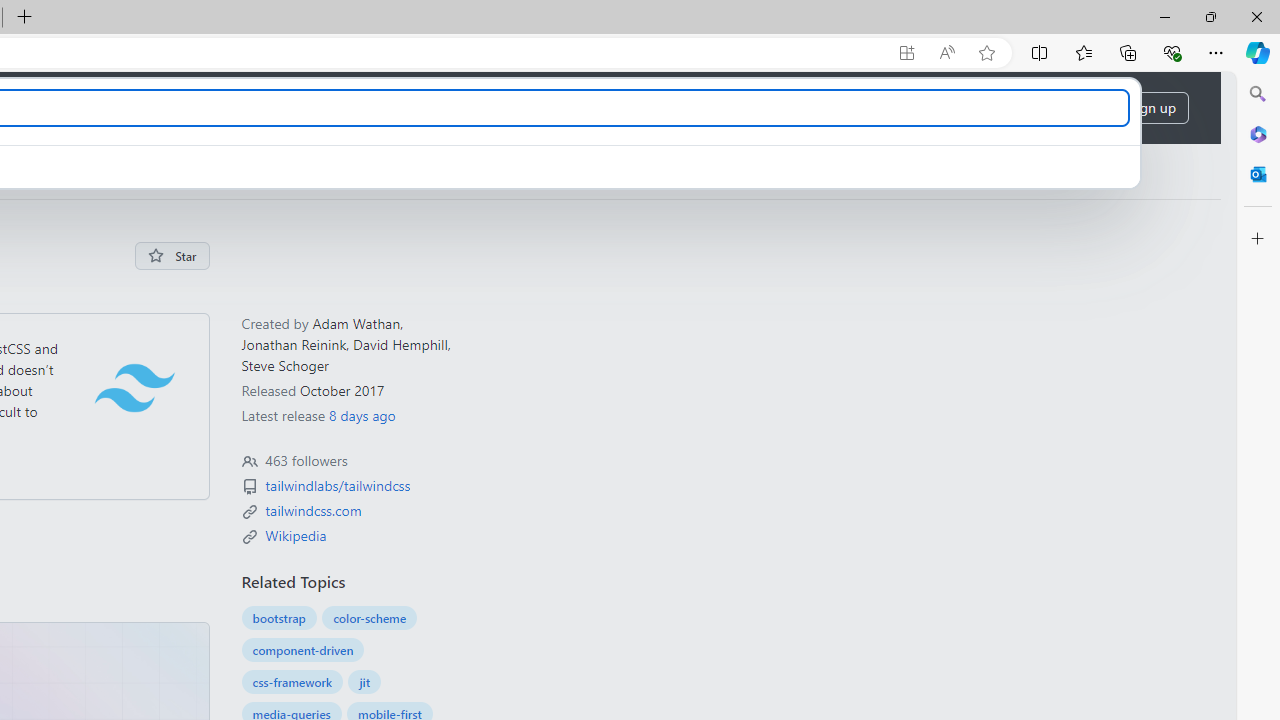 Image resolution: width=1280 pixels, height=720 pixels. I want to click on 'tailwindlabs/tailwindcss', so click(337, 485).